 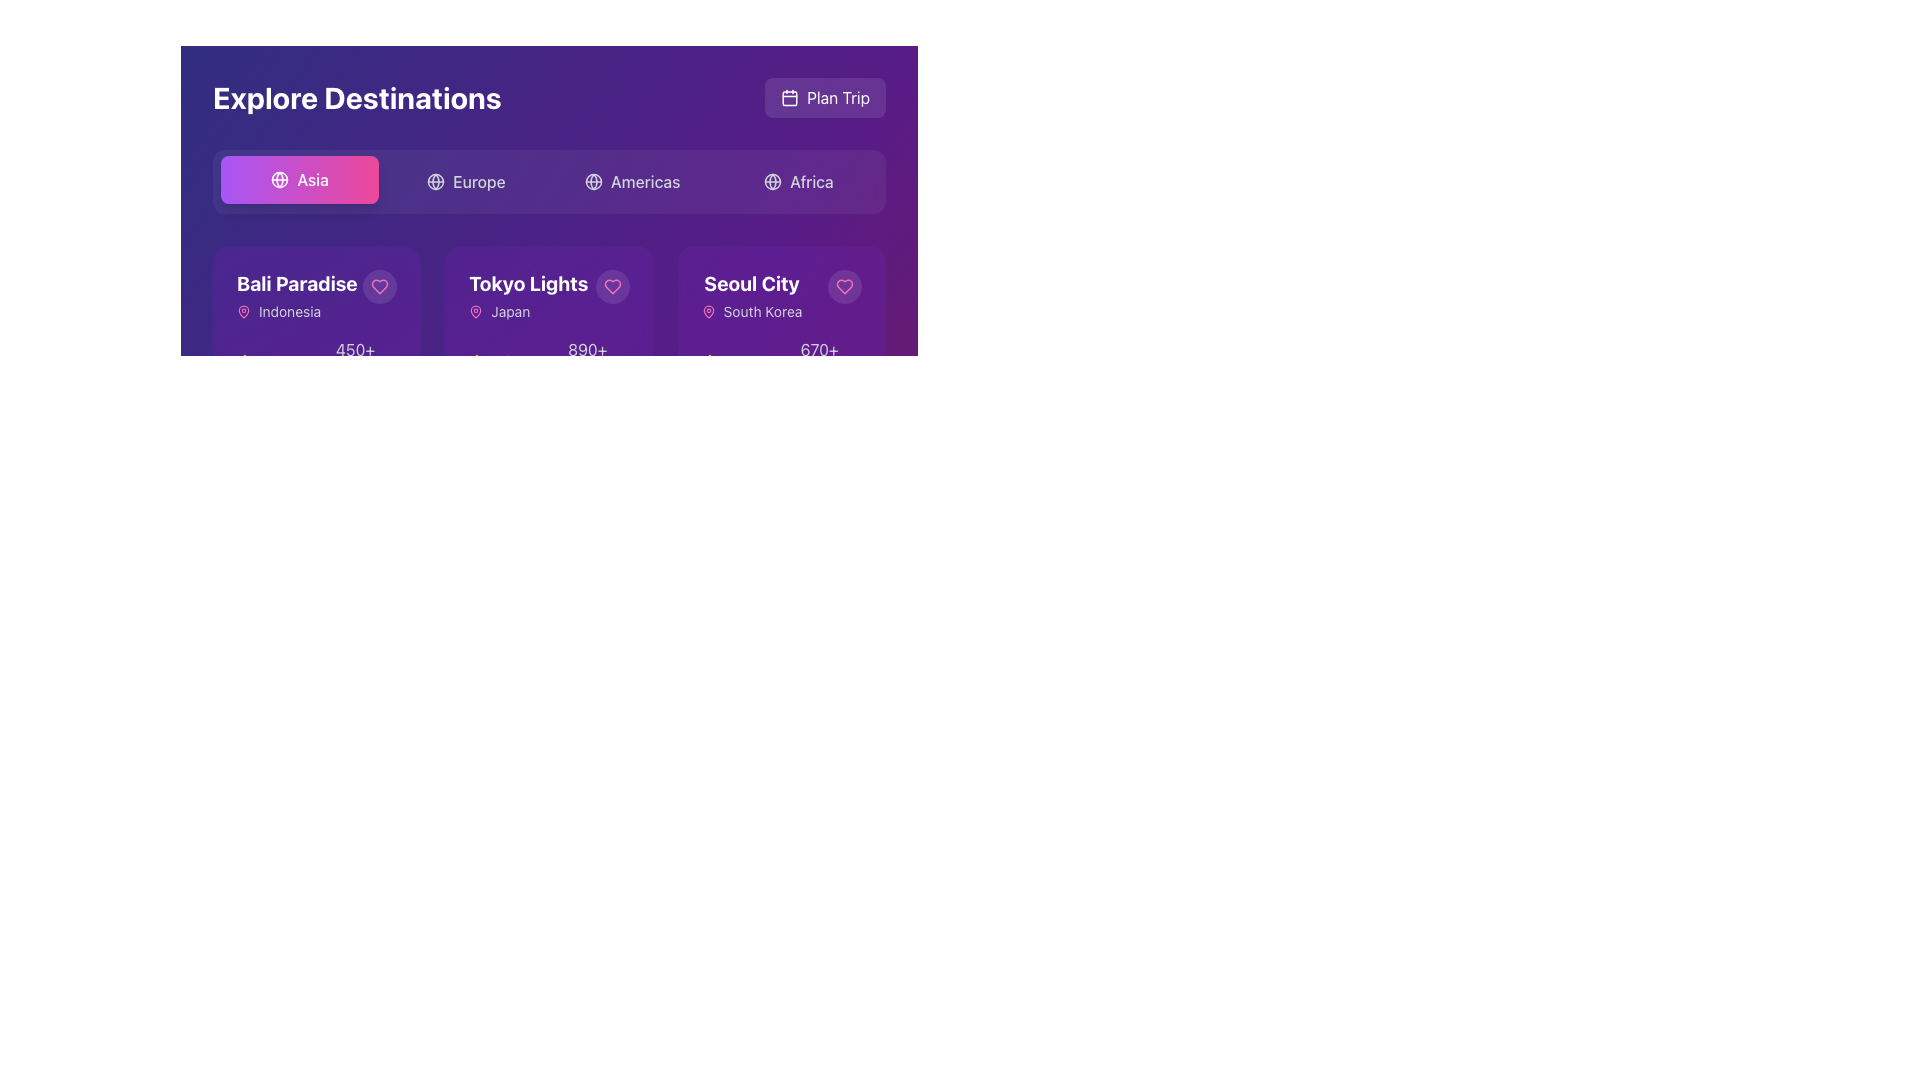 What do you see at coordinates (797, 181) in the screenshot?
I see `the 'Africa' button with a globe icon` at bounding box center [797, 181].